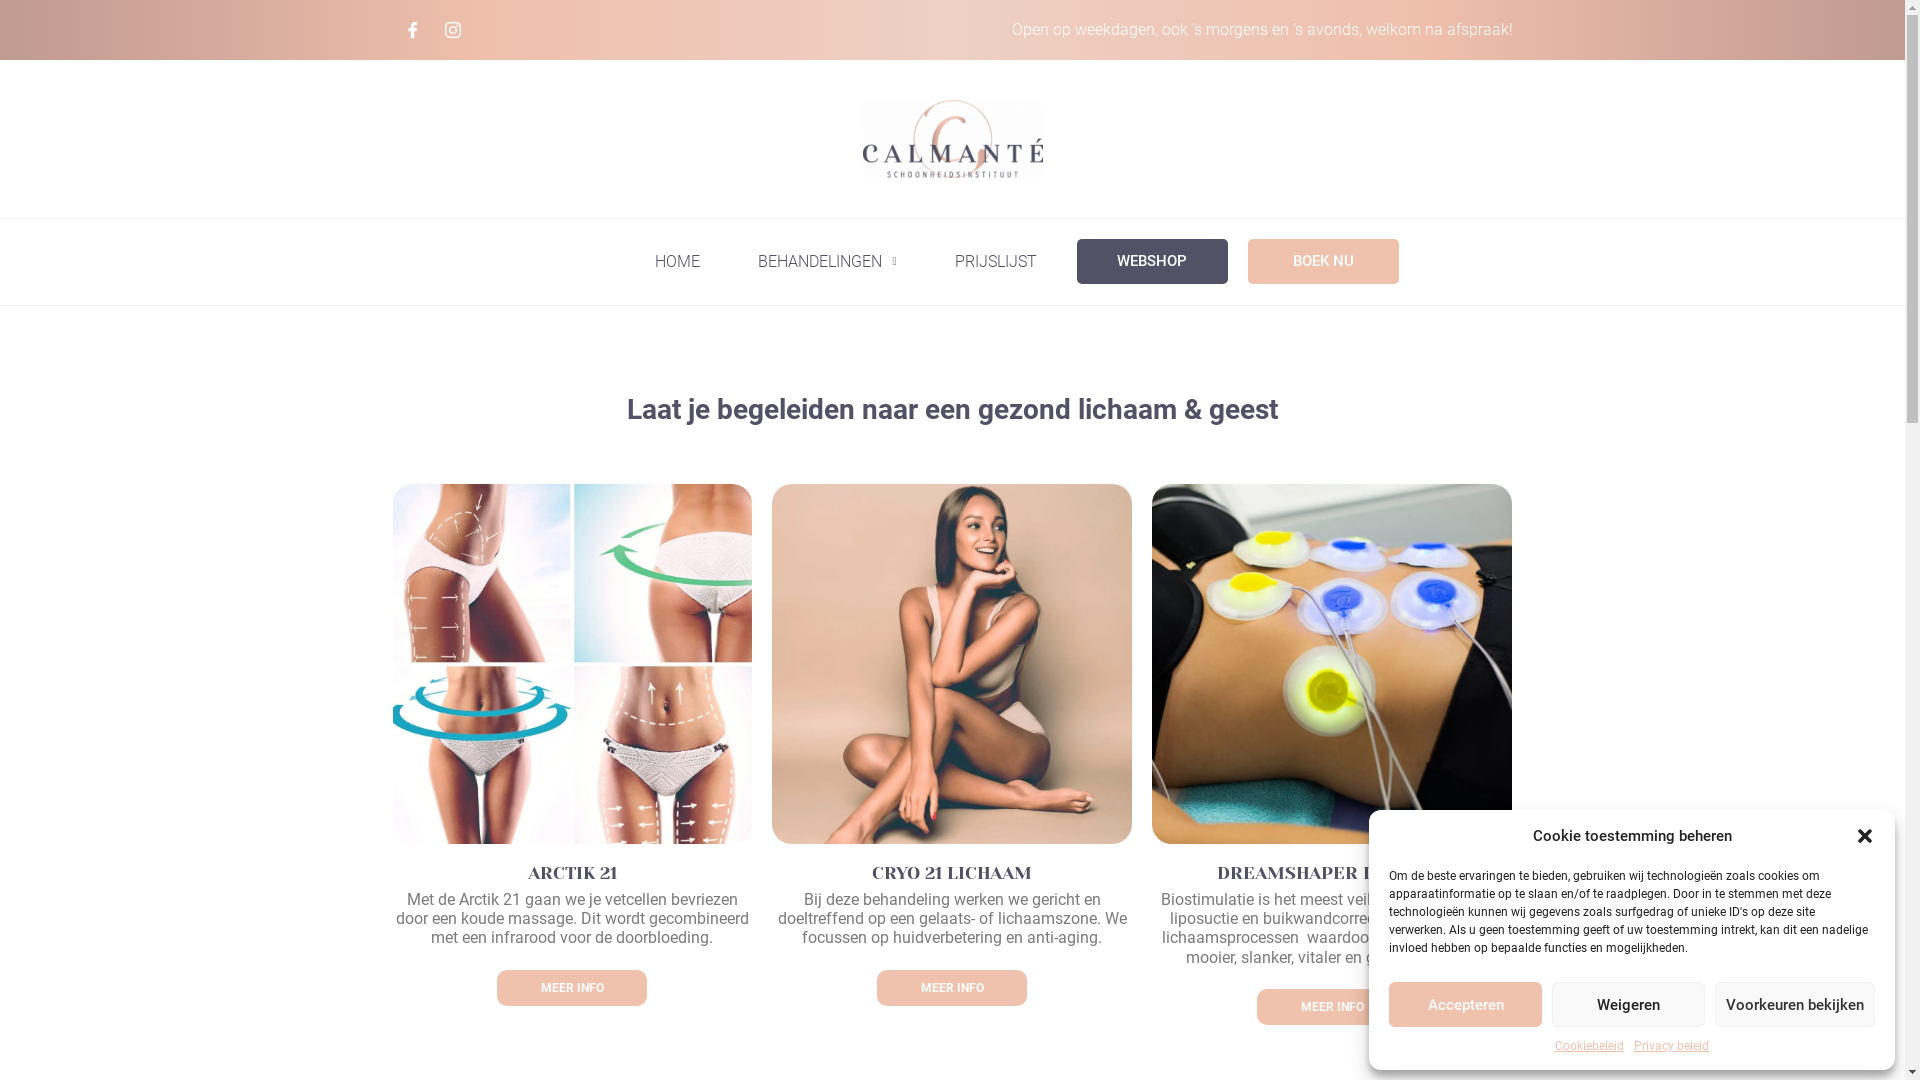 The height and width of the screenshot is (1080, 1920). I want to click on 'Weigeren', so click(1628, 1004).